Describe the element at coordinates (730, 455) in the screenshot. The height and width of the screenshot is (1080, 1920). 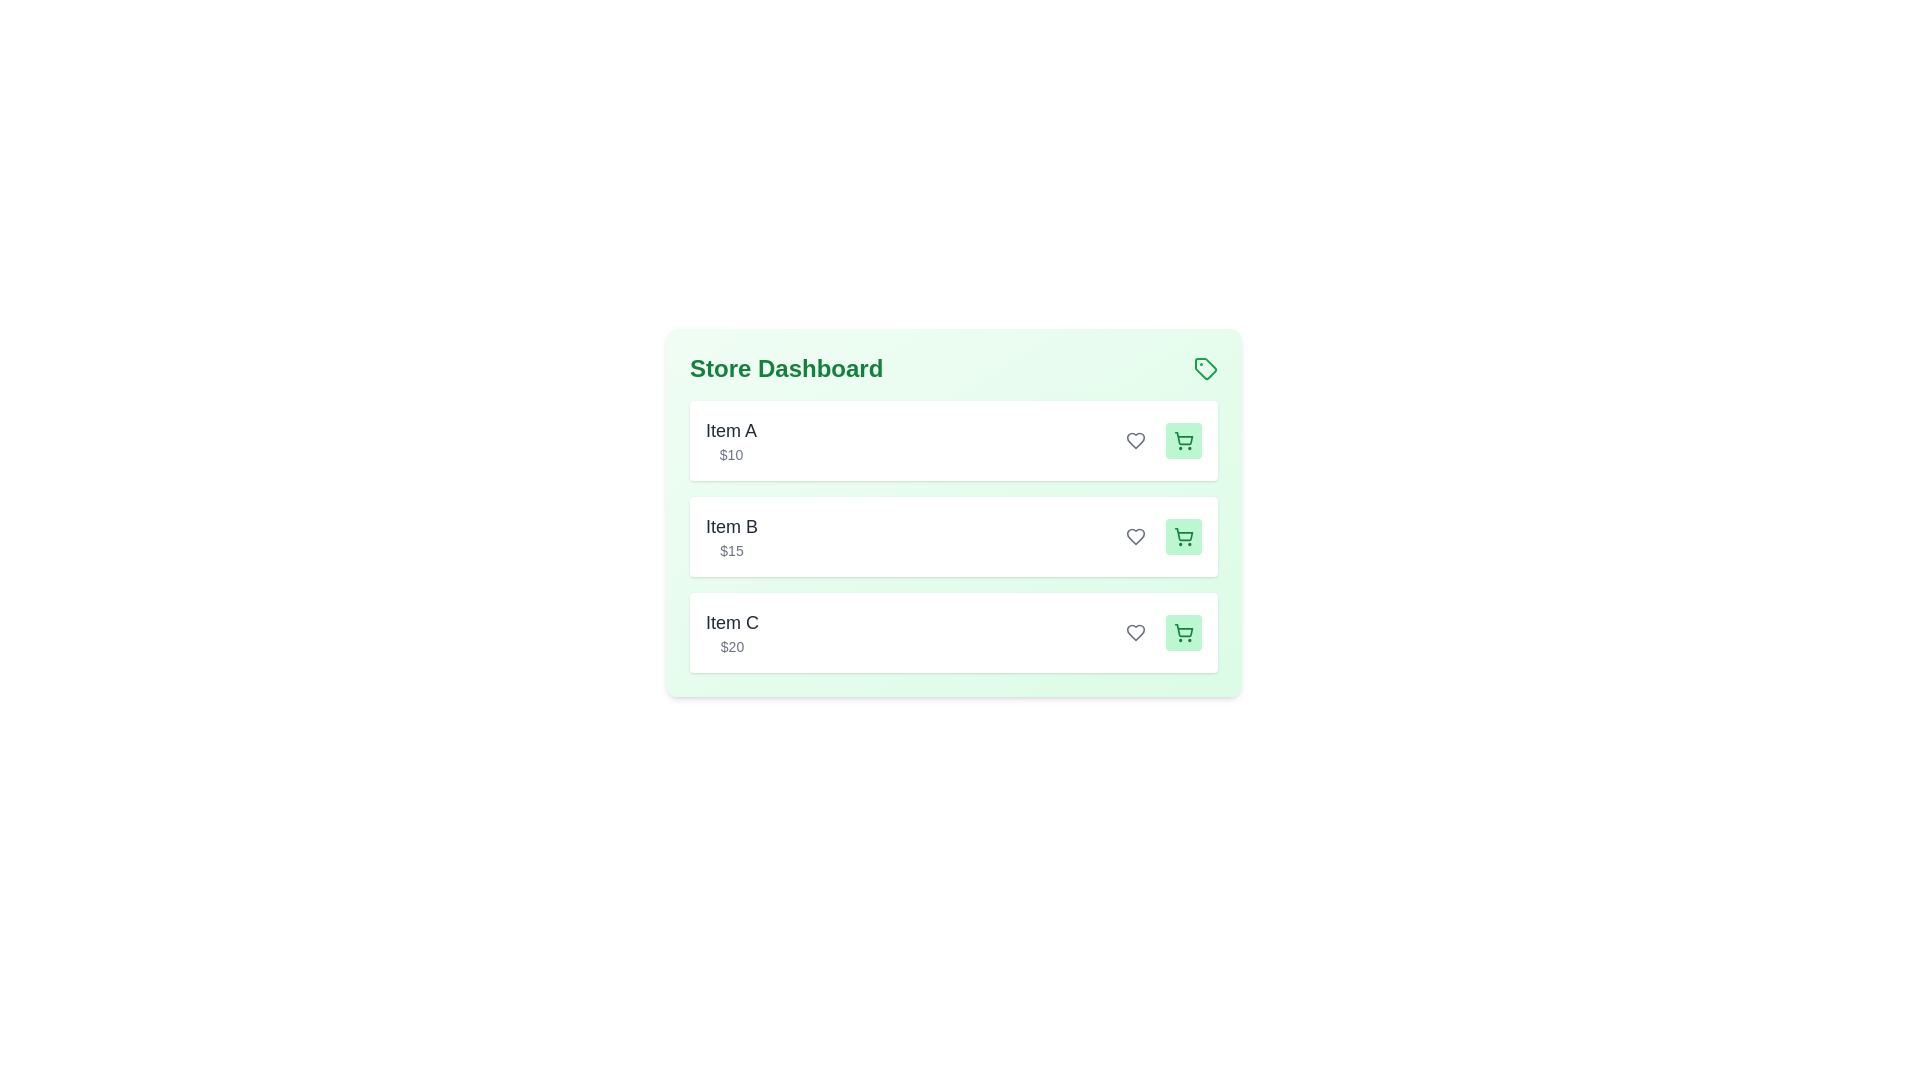
I see `the static Text label displaying the price value for 'Item A' located below its primary label in the card structure` at that location.